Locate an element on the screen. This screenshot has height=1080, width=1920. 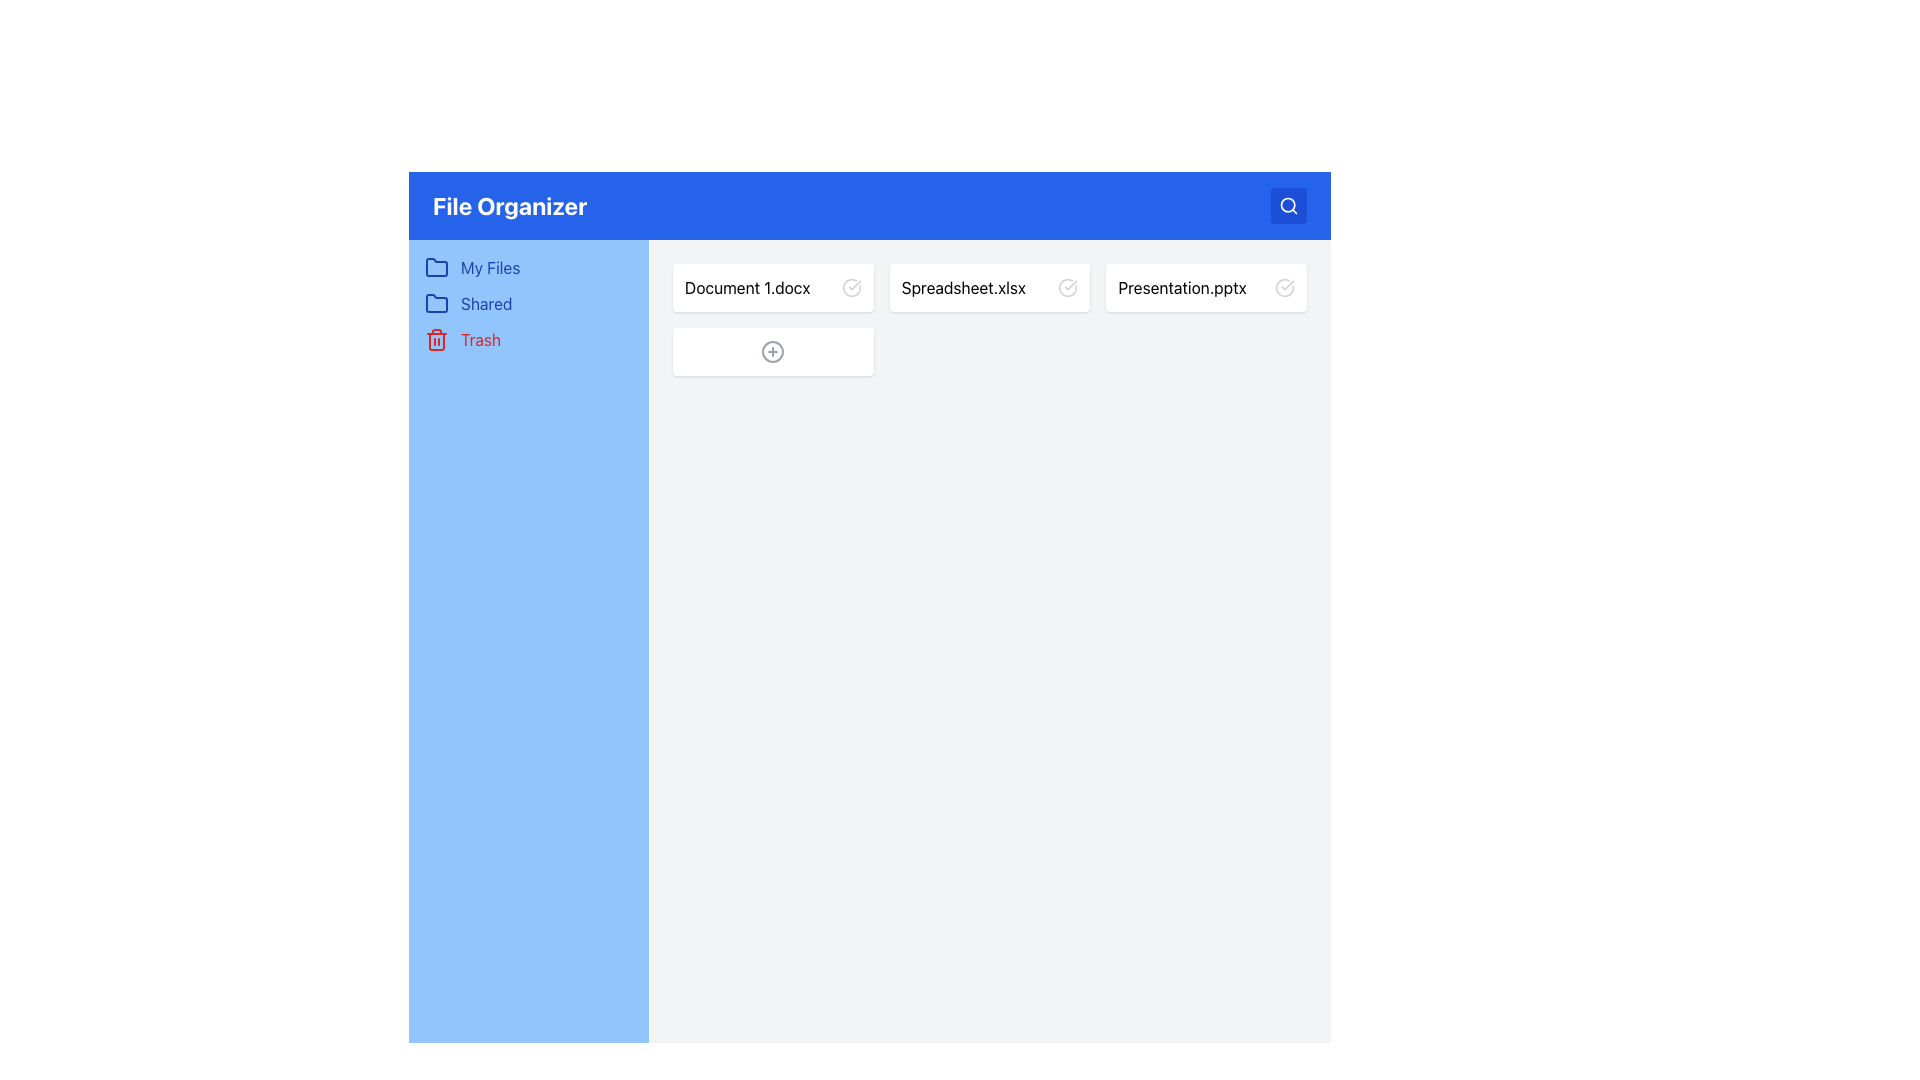
the file entry labeled 'Spreadsheet.xlsx' in the grid layout is located at coordinates (989, 319).